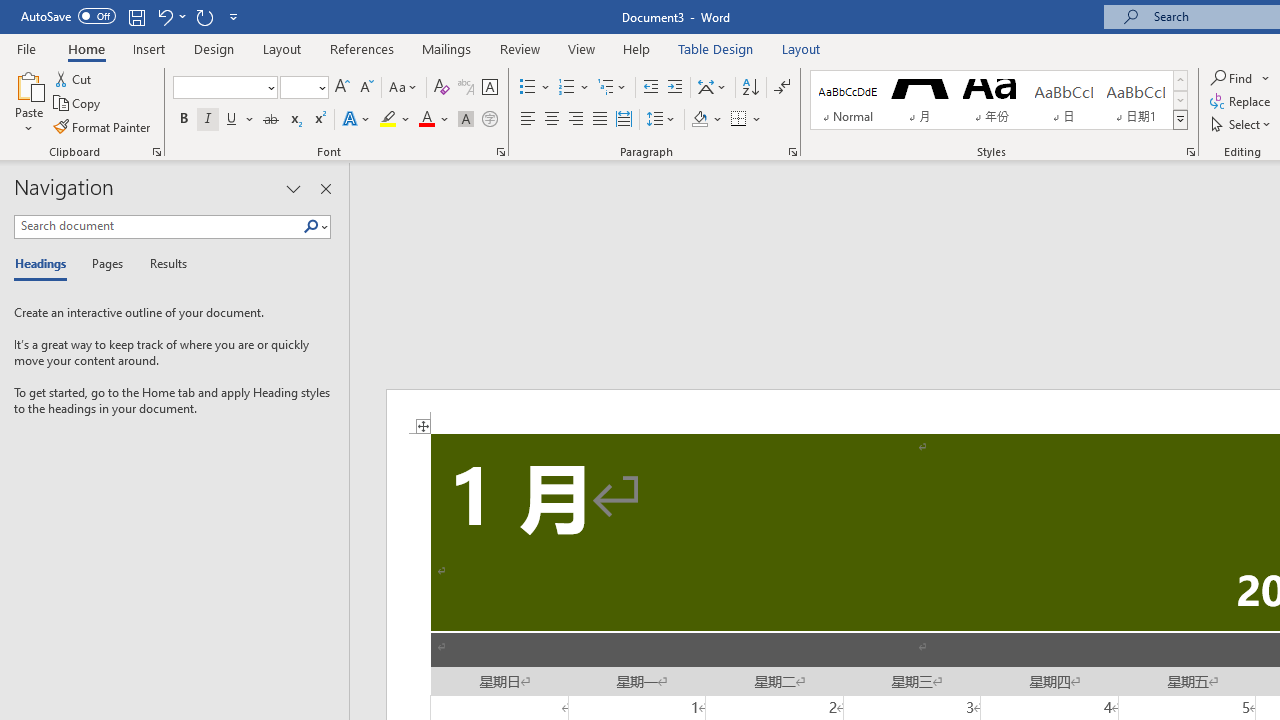 This screenshot has width=1280, height=720. I want to click on 'Font...', so click(501, 150).